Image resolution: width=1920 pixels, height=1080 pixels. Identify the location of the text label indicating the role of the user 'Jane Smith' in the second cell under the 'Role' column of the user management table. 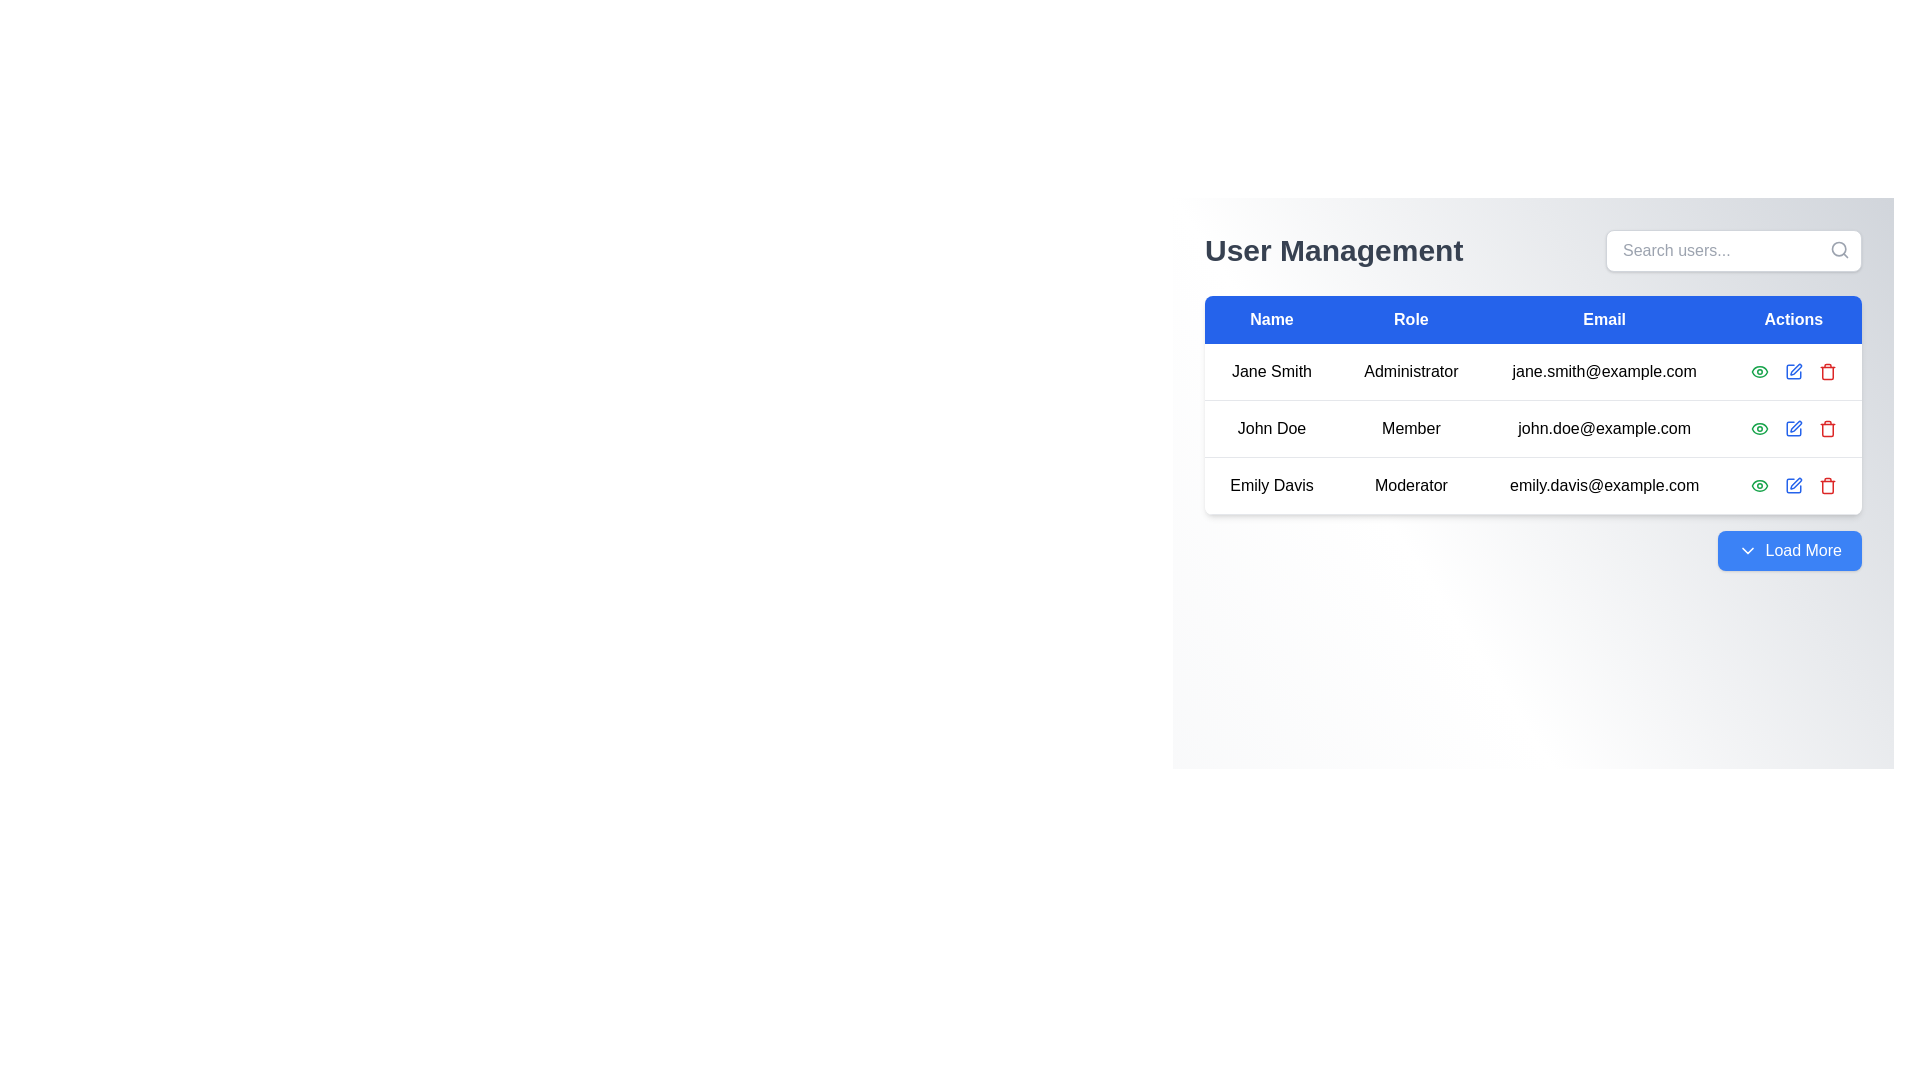
(1410, 372).